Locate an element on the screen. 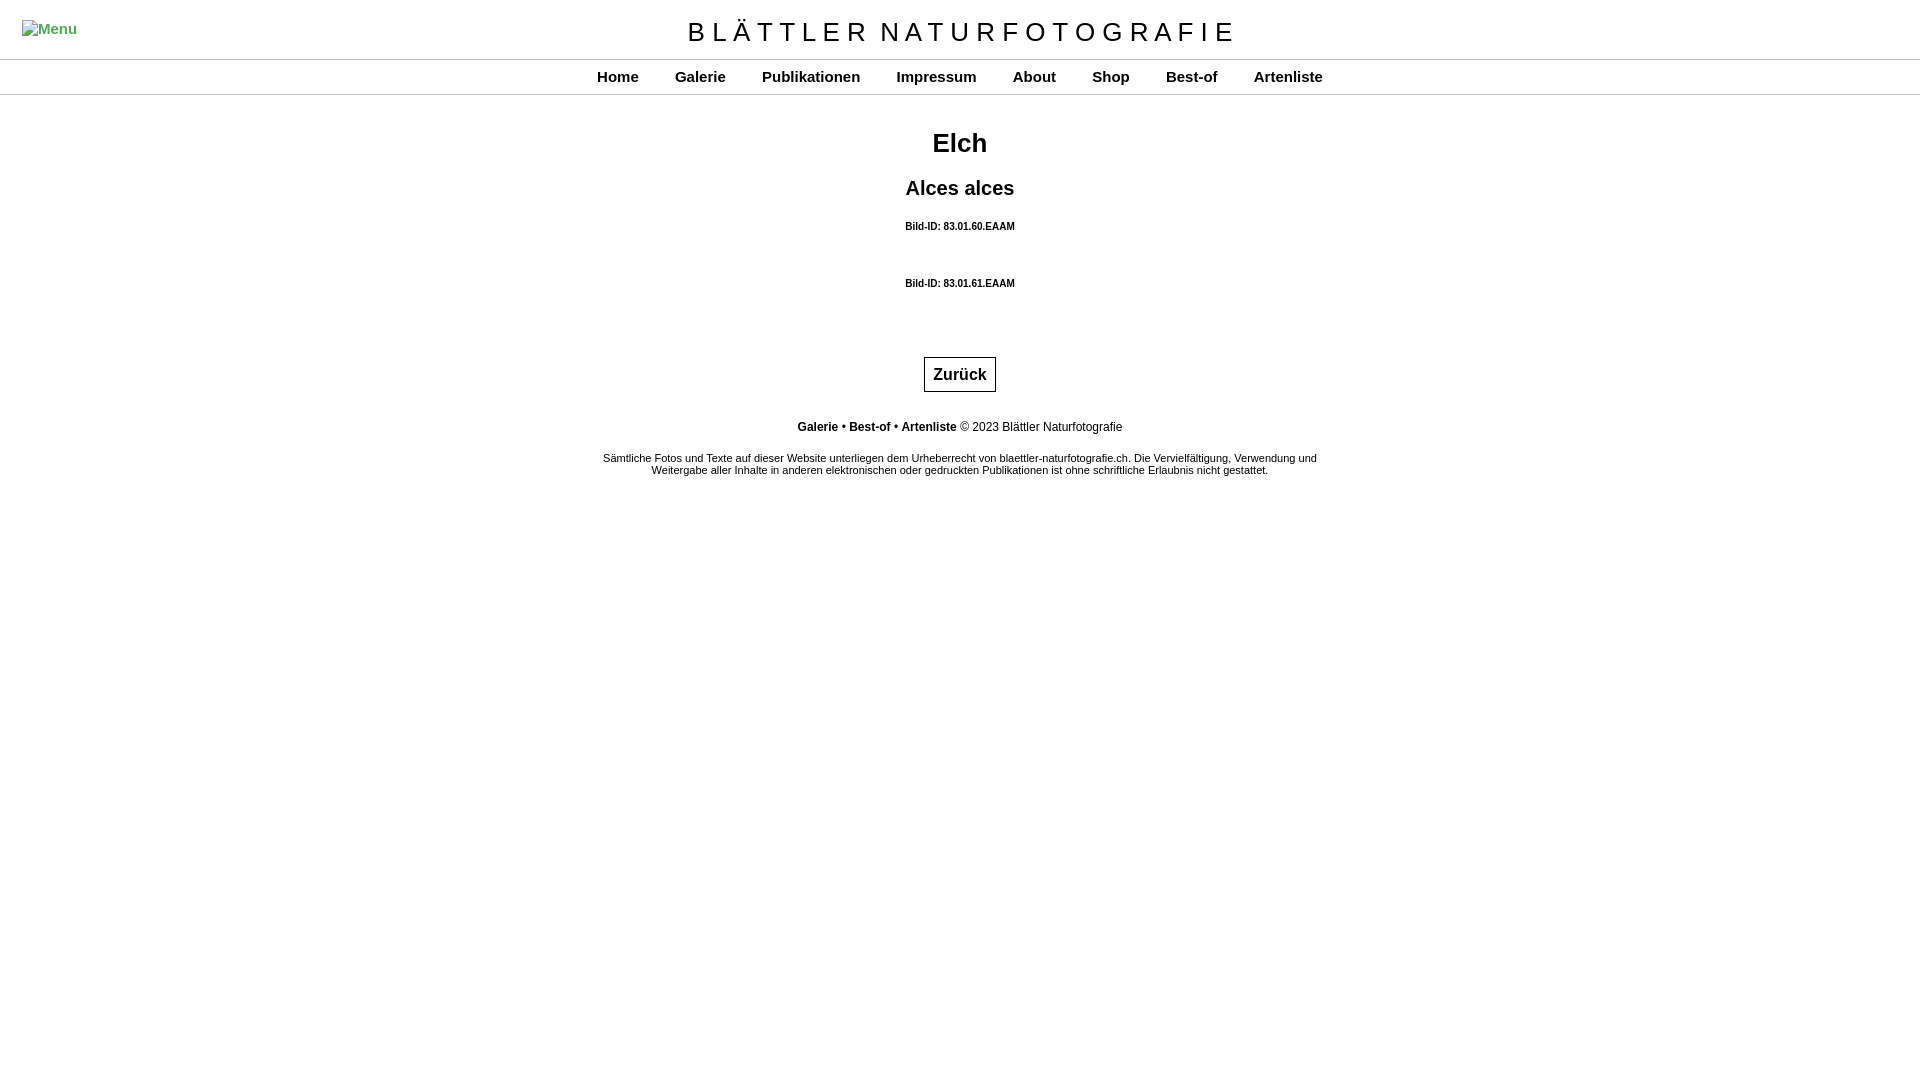 This screenshot has height=1080, width=1920. 'Bild-ID: 83.01.60.EAAM' is located at coordinates (958, 225).